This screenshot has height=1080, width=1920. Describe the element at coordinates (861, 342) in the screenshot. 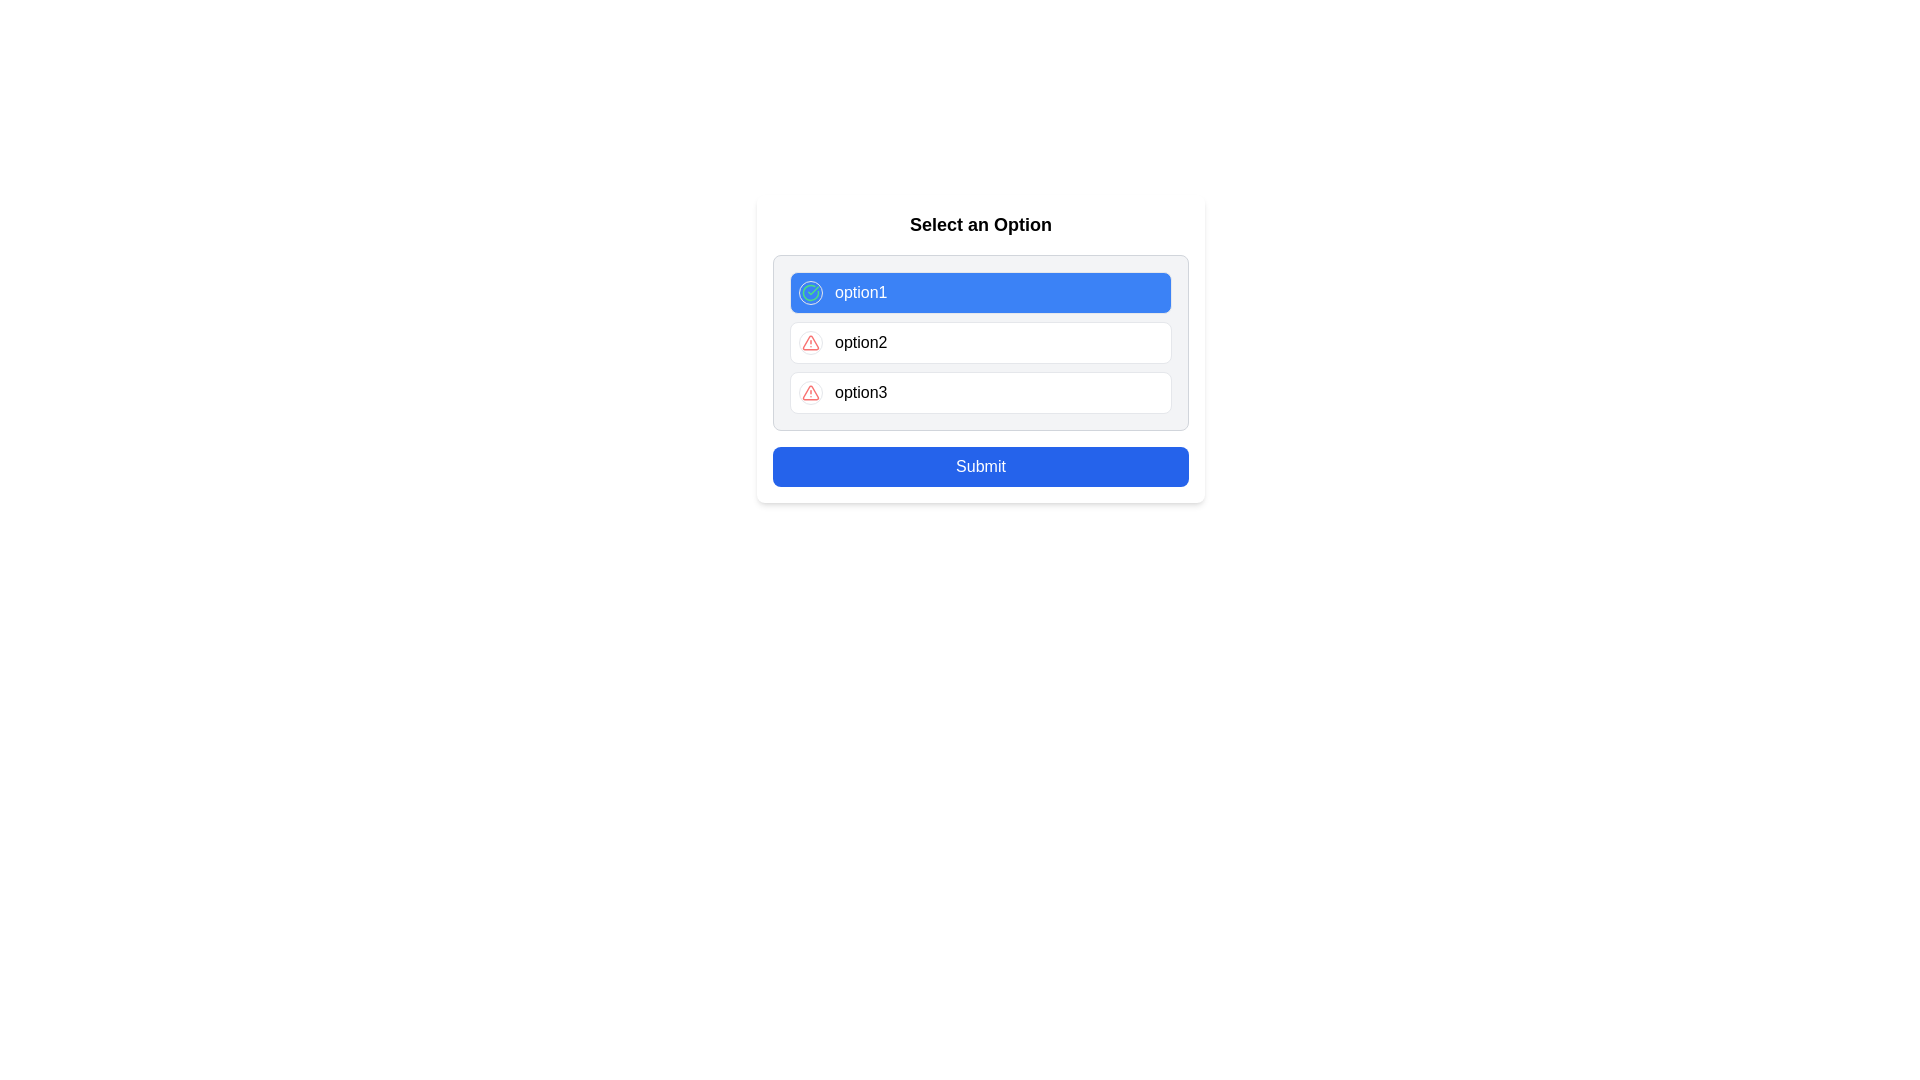

I see `label text of the second selectable option in the list, which is positioned to the right of the warning icon and below the first option labeled 'option1'` at that location.